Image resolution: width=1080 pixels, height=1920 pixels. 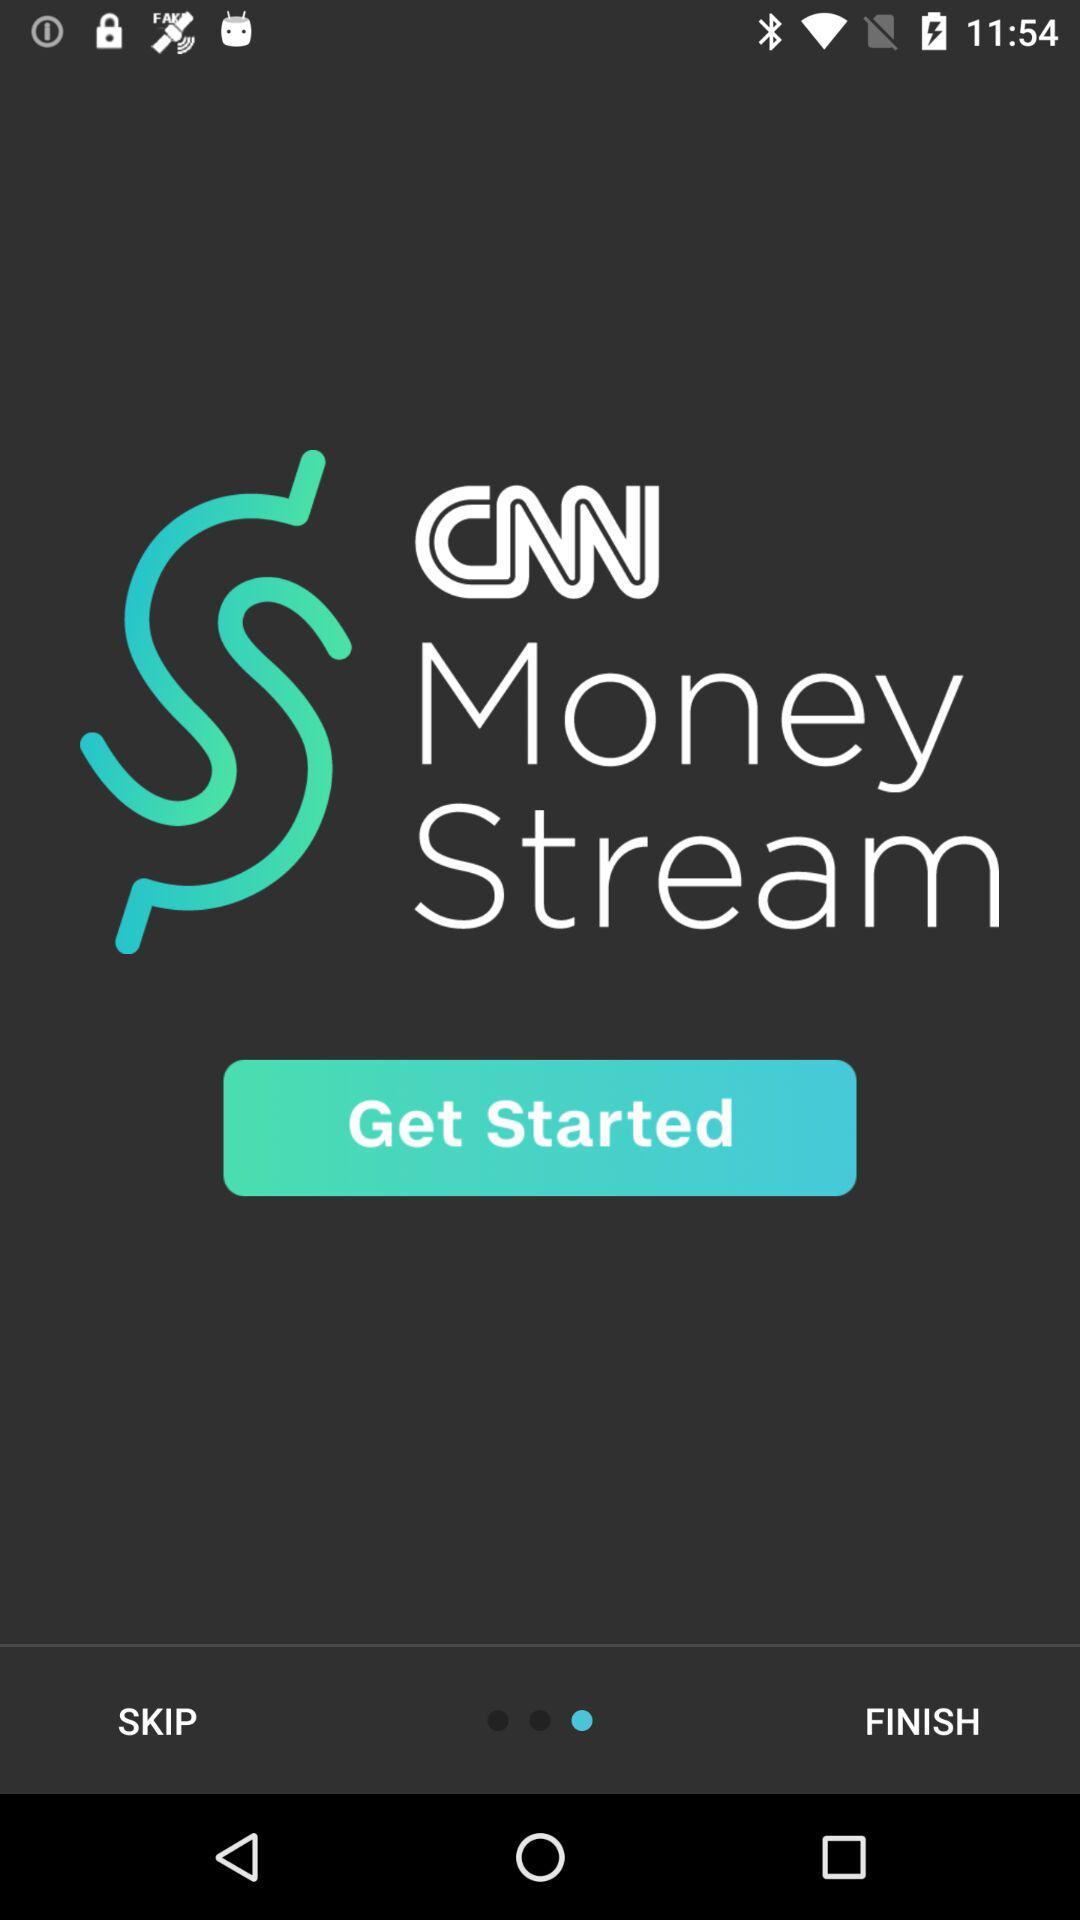 I want to click on the finish at the bottom right corner, so click(x=922, y=1719).